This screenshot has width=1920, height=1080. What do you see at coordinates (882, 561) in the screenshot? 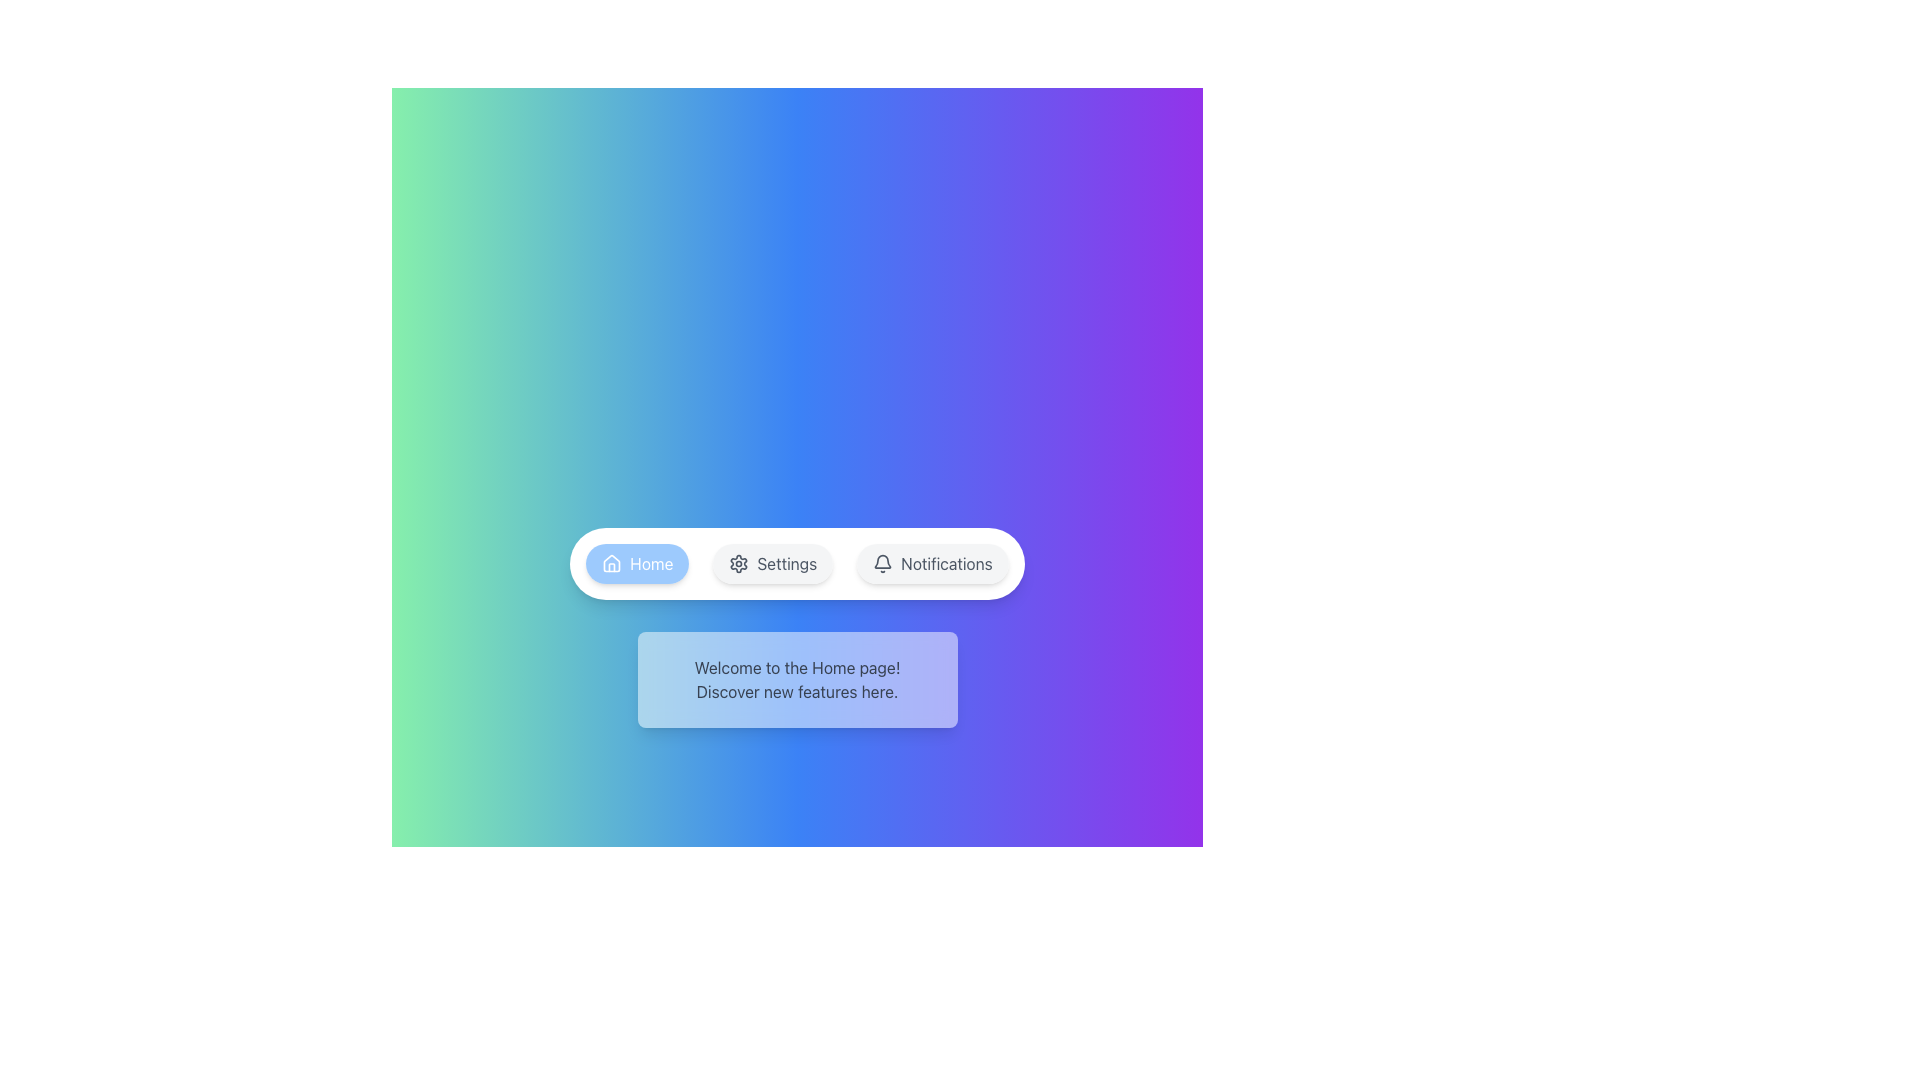
I see `the body of the bell icon in the Notifications button, which is the third icon from the left in the horizontal menu bar` at bounding box center [882, 561].